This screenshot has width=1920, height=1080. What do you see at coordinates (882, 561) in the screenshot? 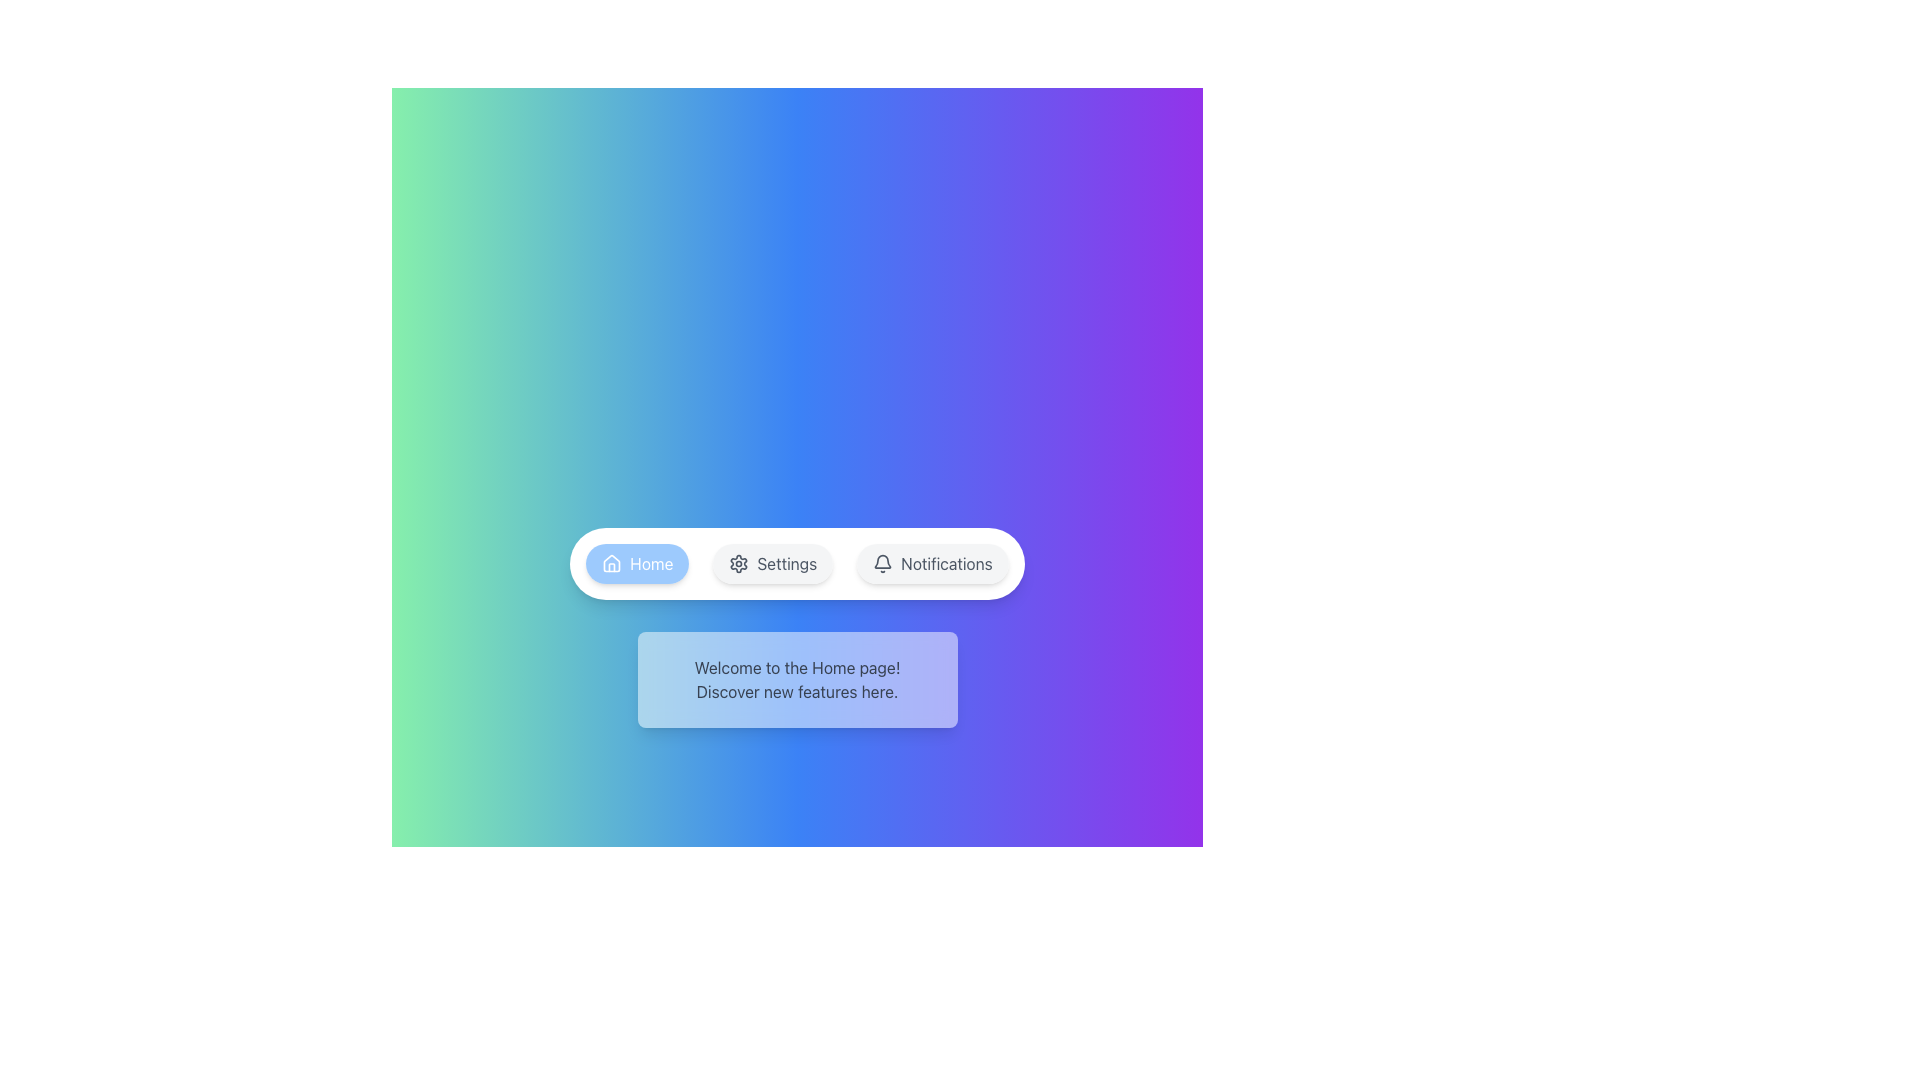
I see `the body of the bell icon in the Notifications button, which is the third icon from the left in the horizontal menu bar` at bounding box center [882, 561].